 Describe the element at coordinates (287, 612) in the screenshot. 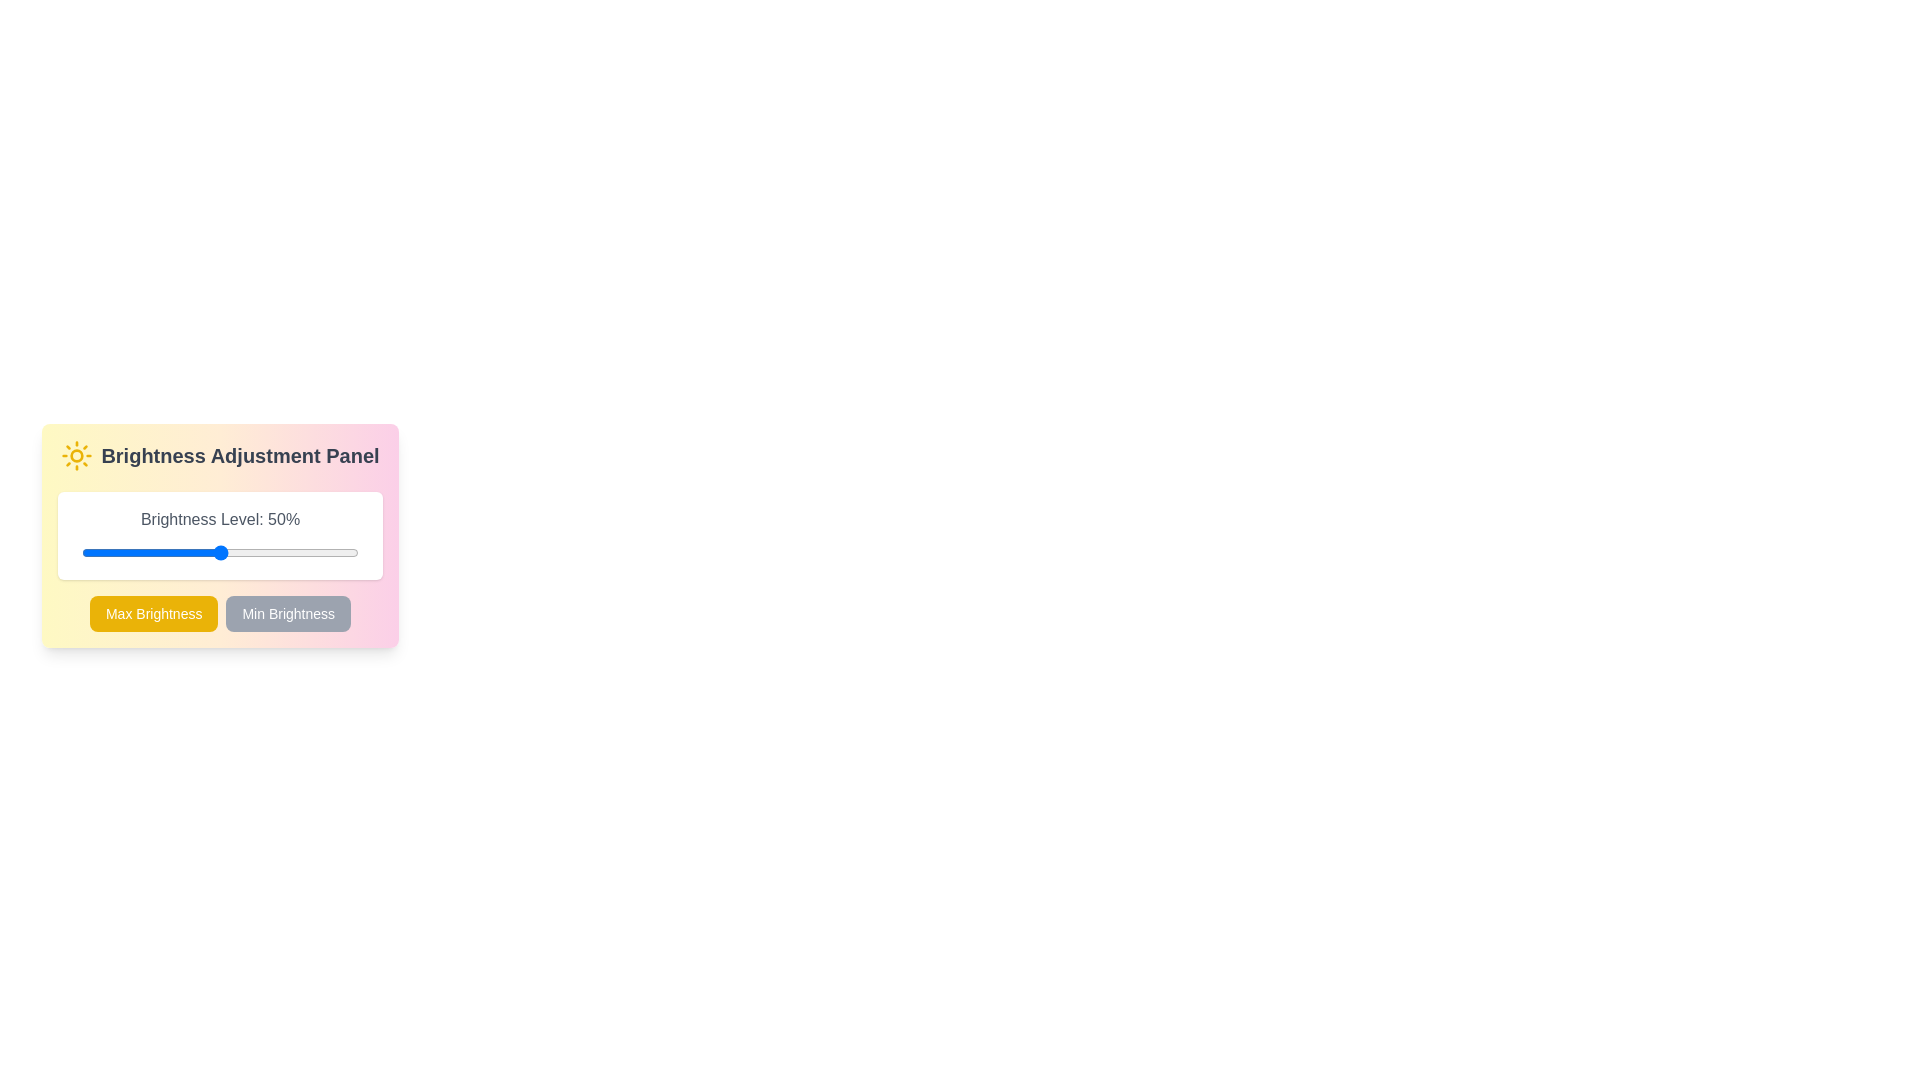

I see `the button labeled Min Brightness` at that location.